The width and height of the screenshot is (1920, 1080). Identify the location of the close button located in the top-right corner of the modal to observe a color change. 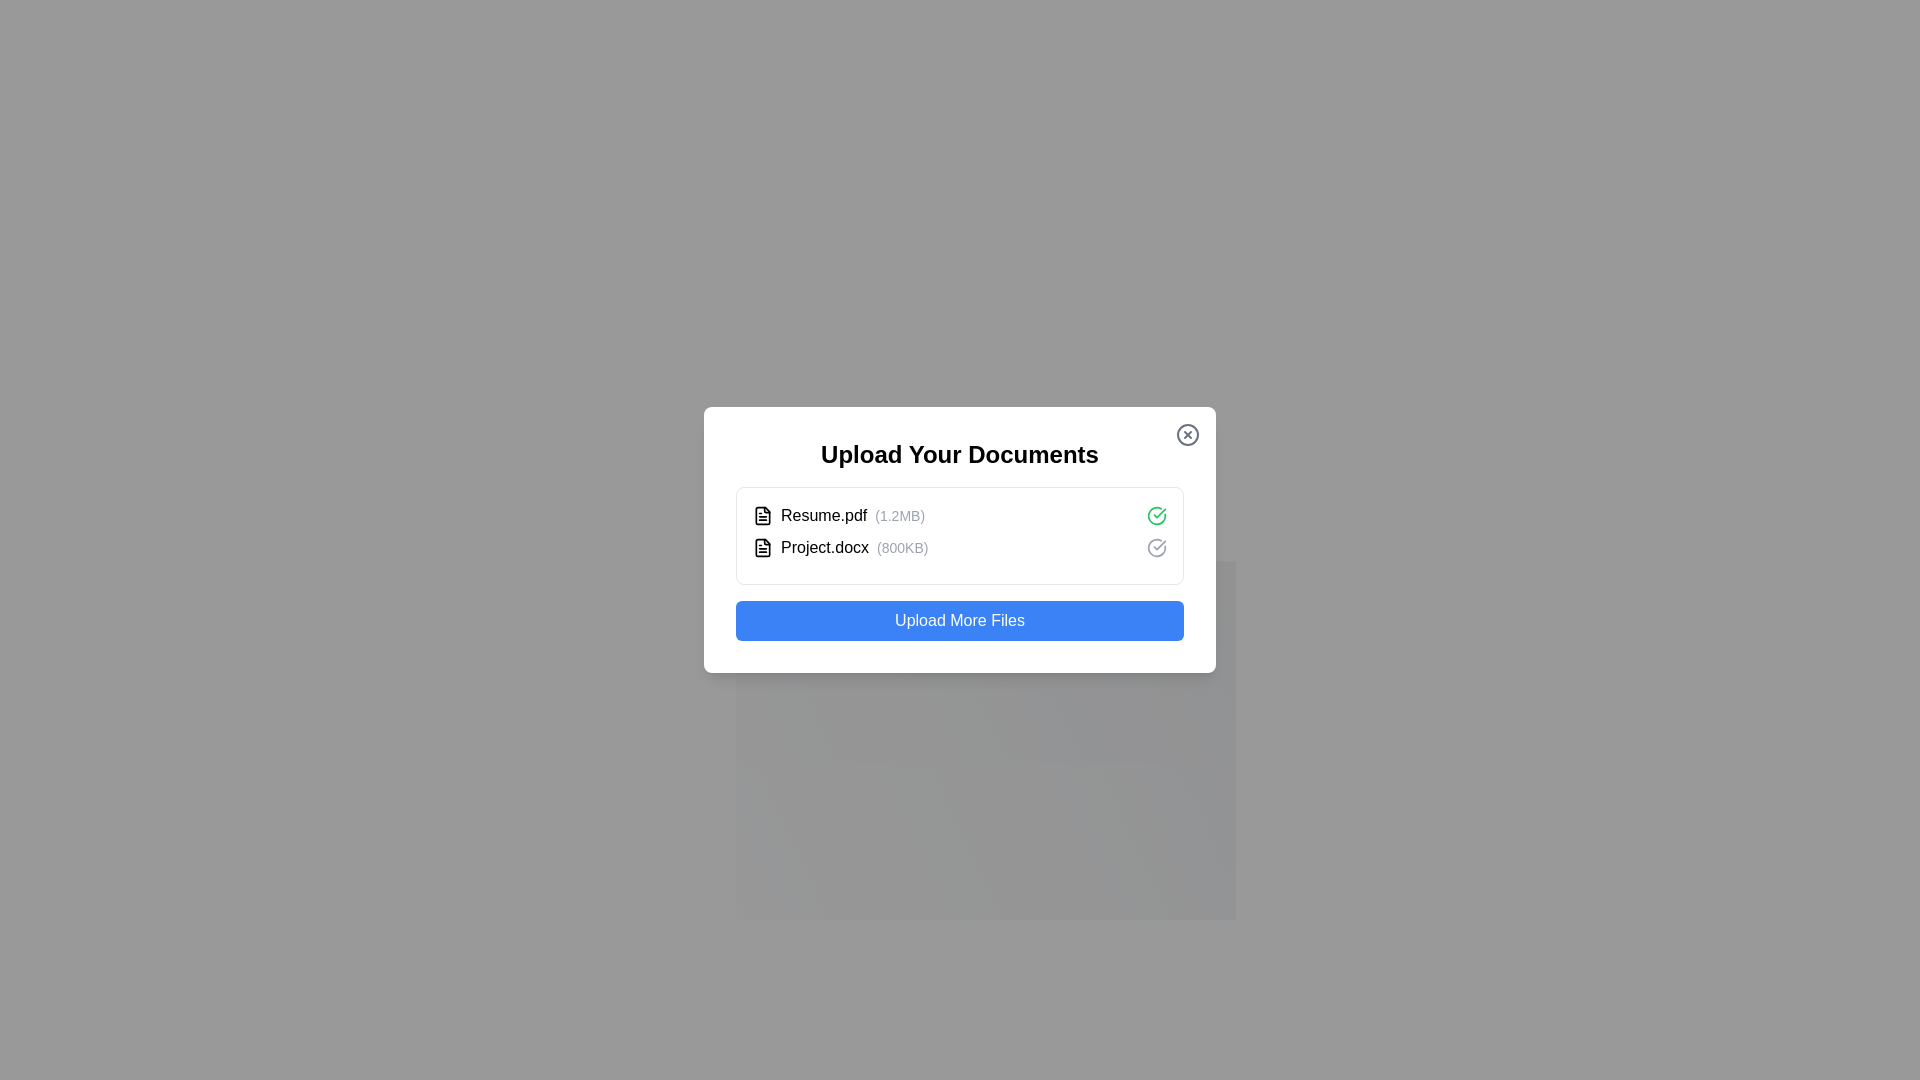
(1188, 434).